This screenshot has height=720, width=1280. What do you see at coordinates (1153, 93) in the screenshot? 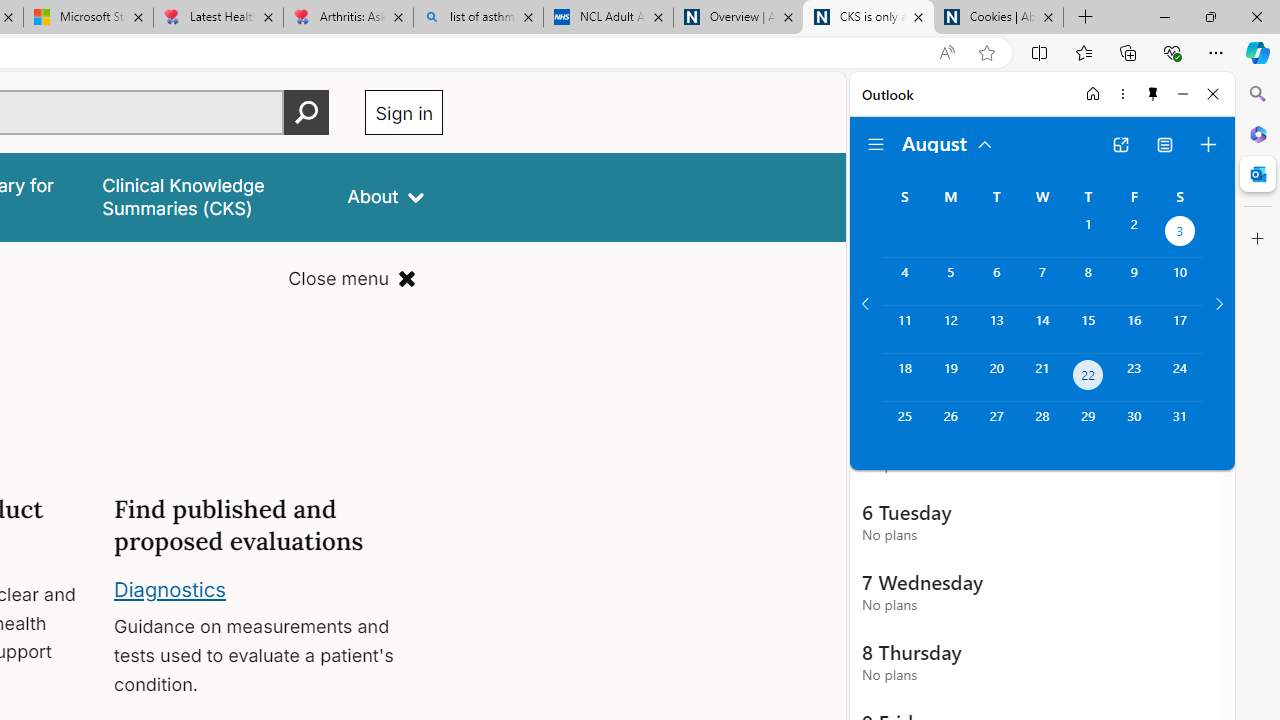
I see `'Unpin side pane'` at bounding box center [1153, 93].